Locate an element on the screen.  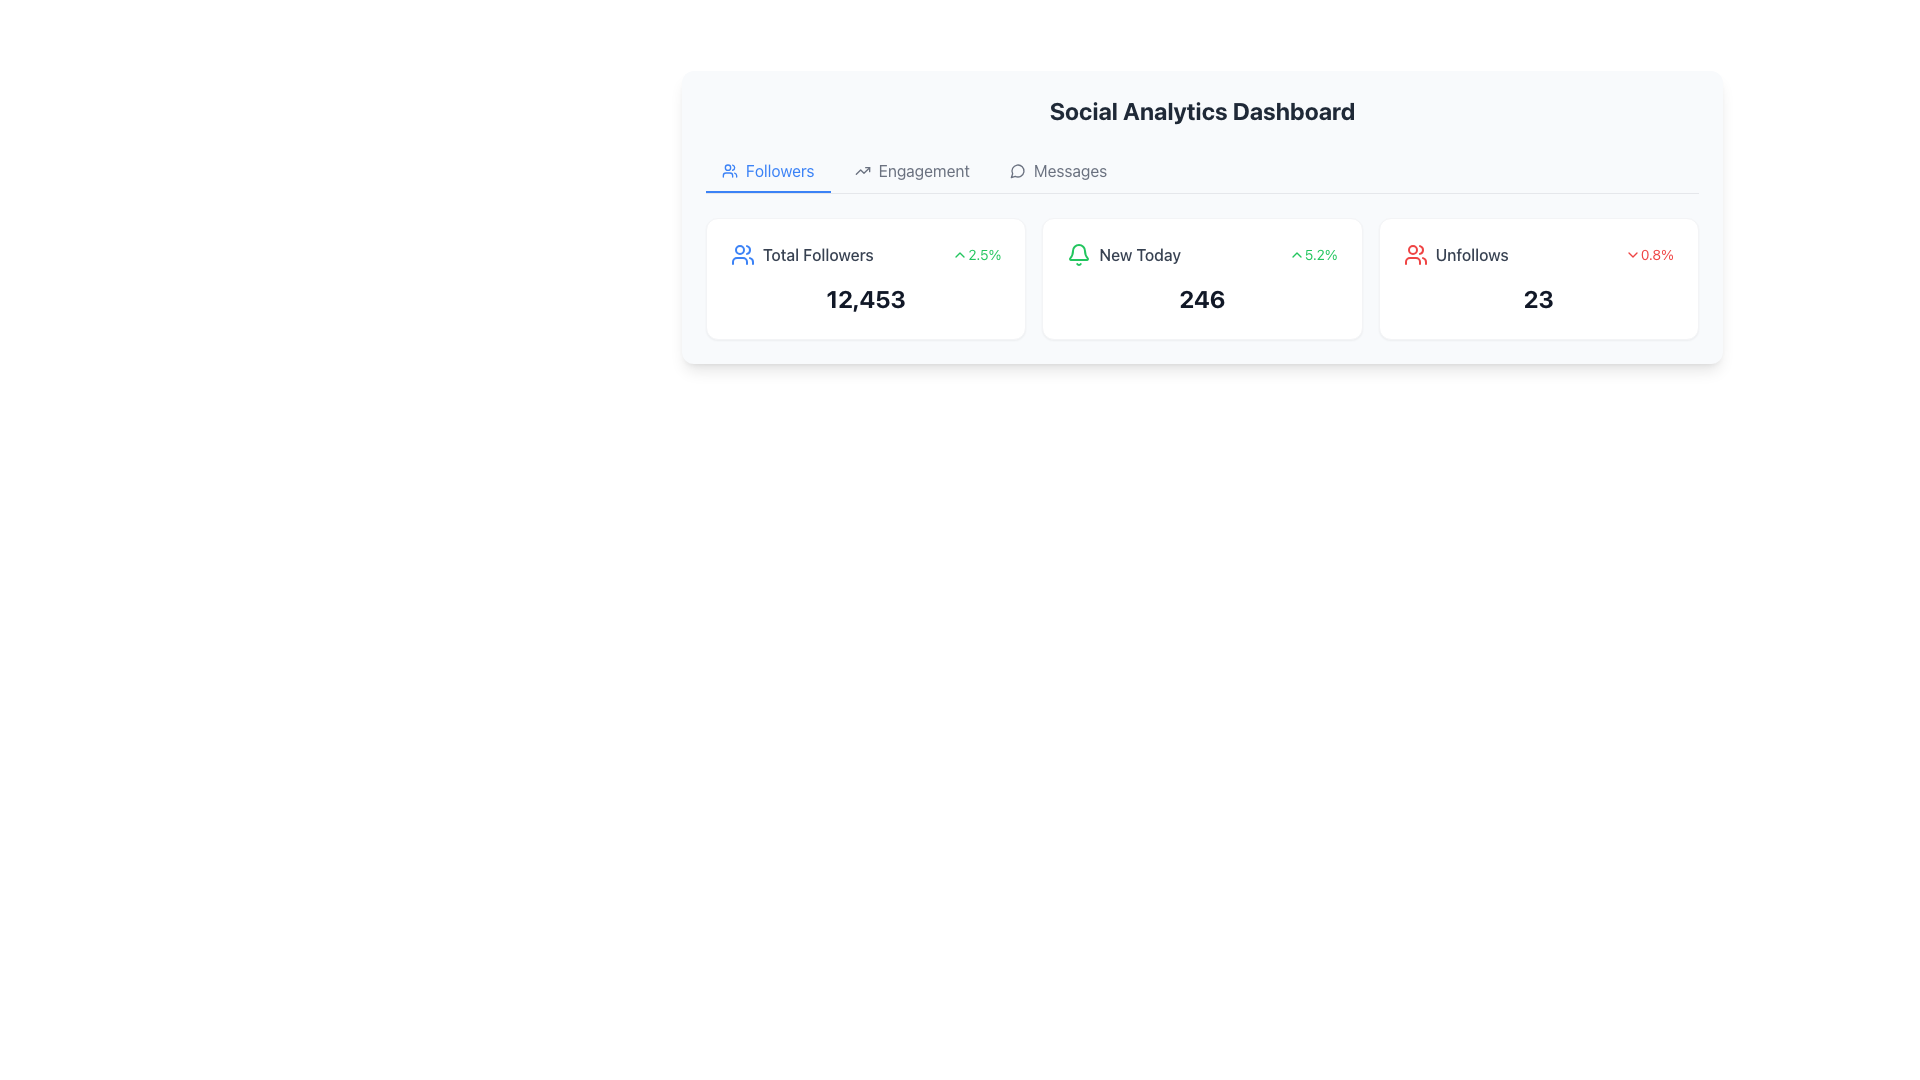
text value displayed at the bottom right of the 'Unfollows' card, which shows the total number of unfollow actions recorded is located at coordinates (1537, 299).